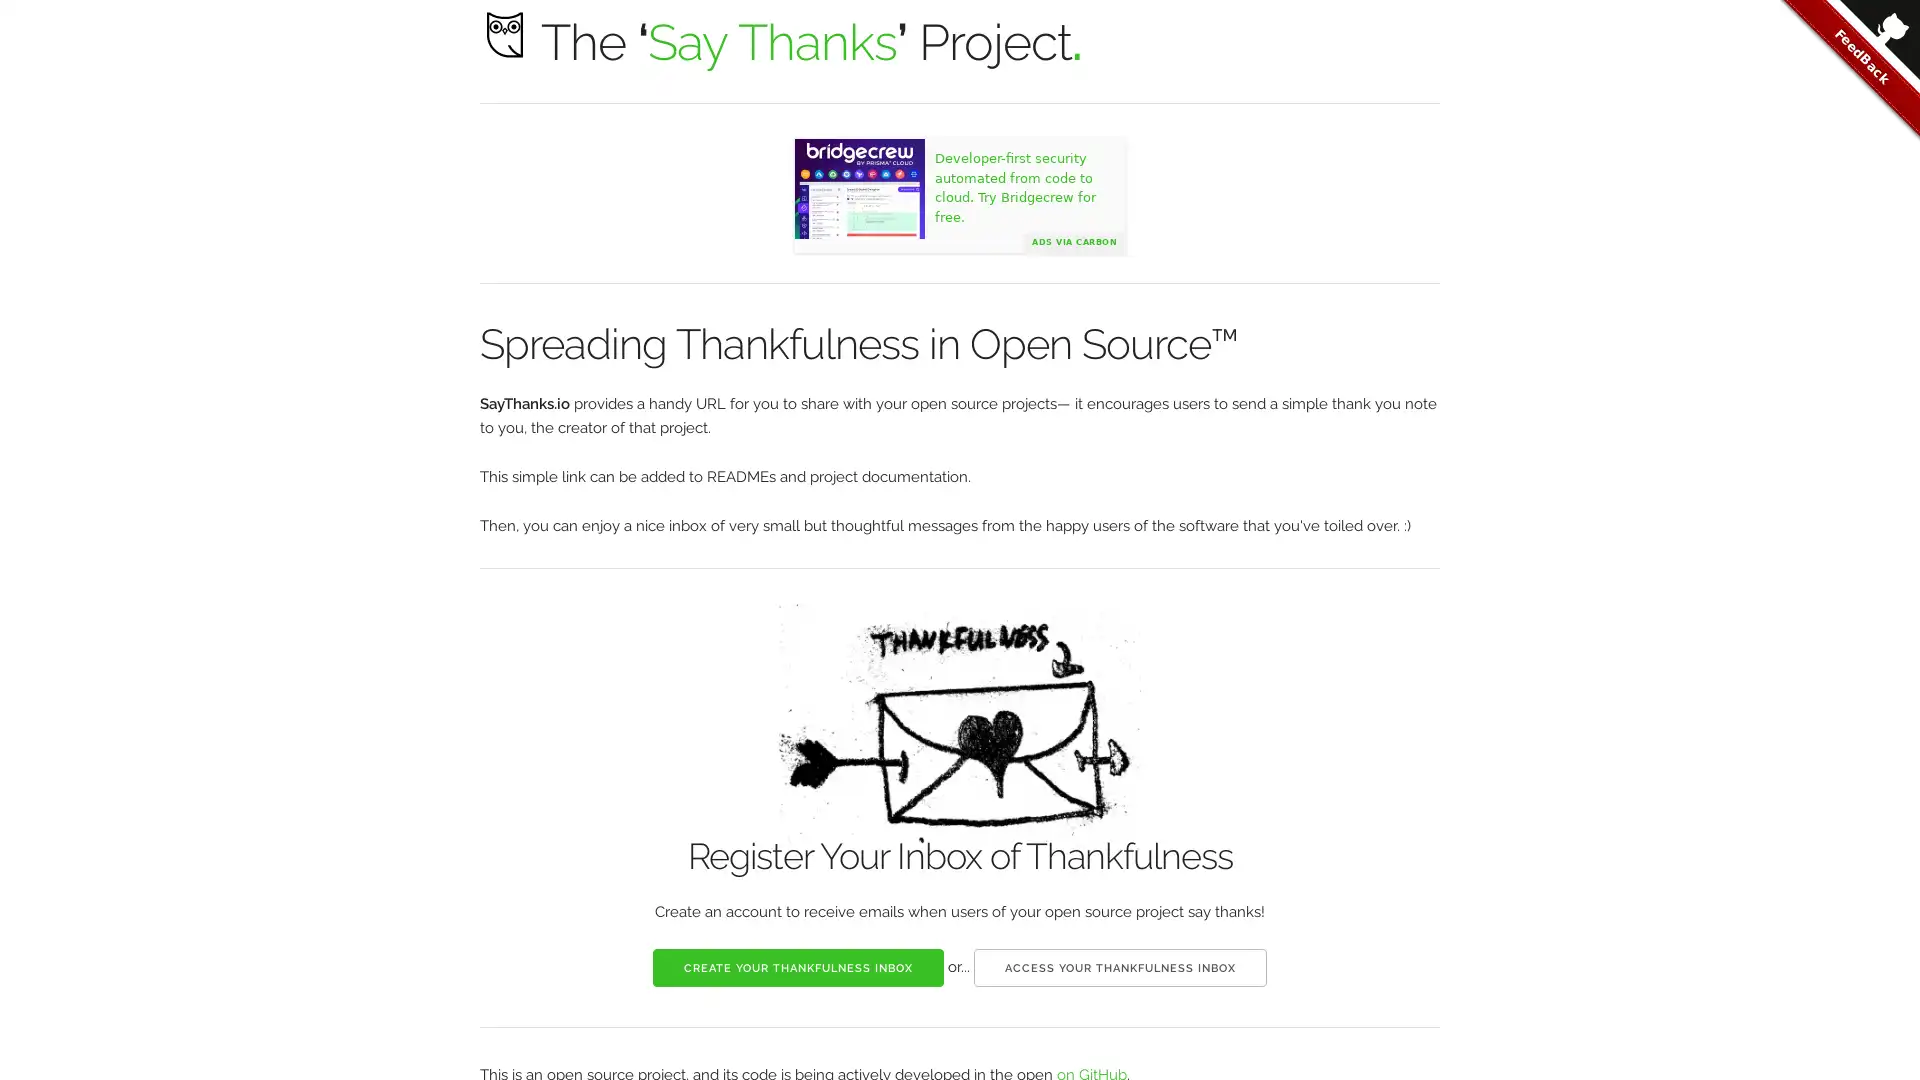 The height and width of the screenshot is (1080, 1920). I want to click on CREATE YOUR THANKFULNESS INBOX, so click(797, 966).